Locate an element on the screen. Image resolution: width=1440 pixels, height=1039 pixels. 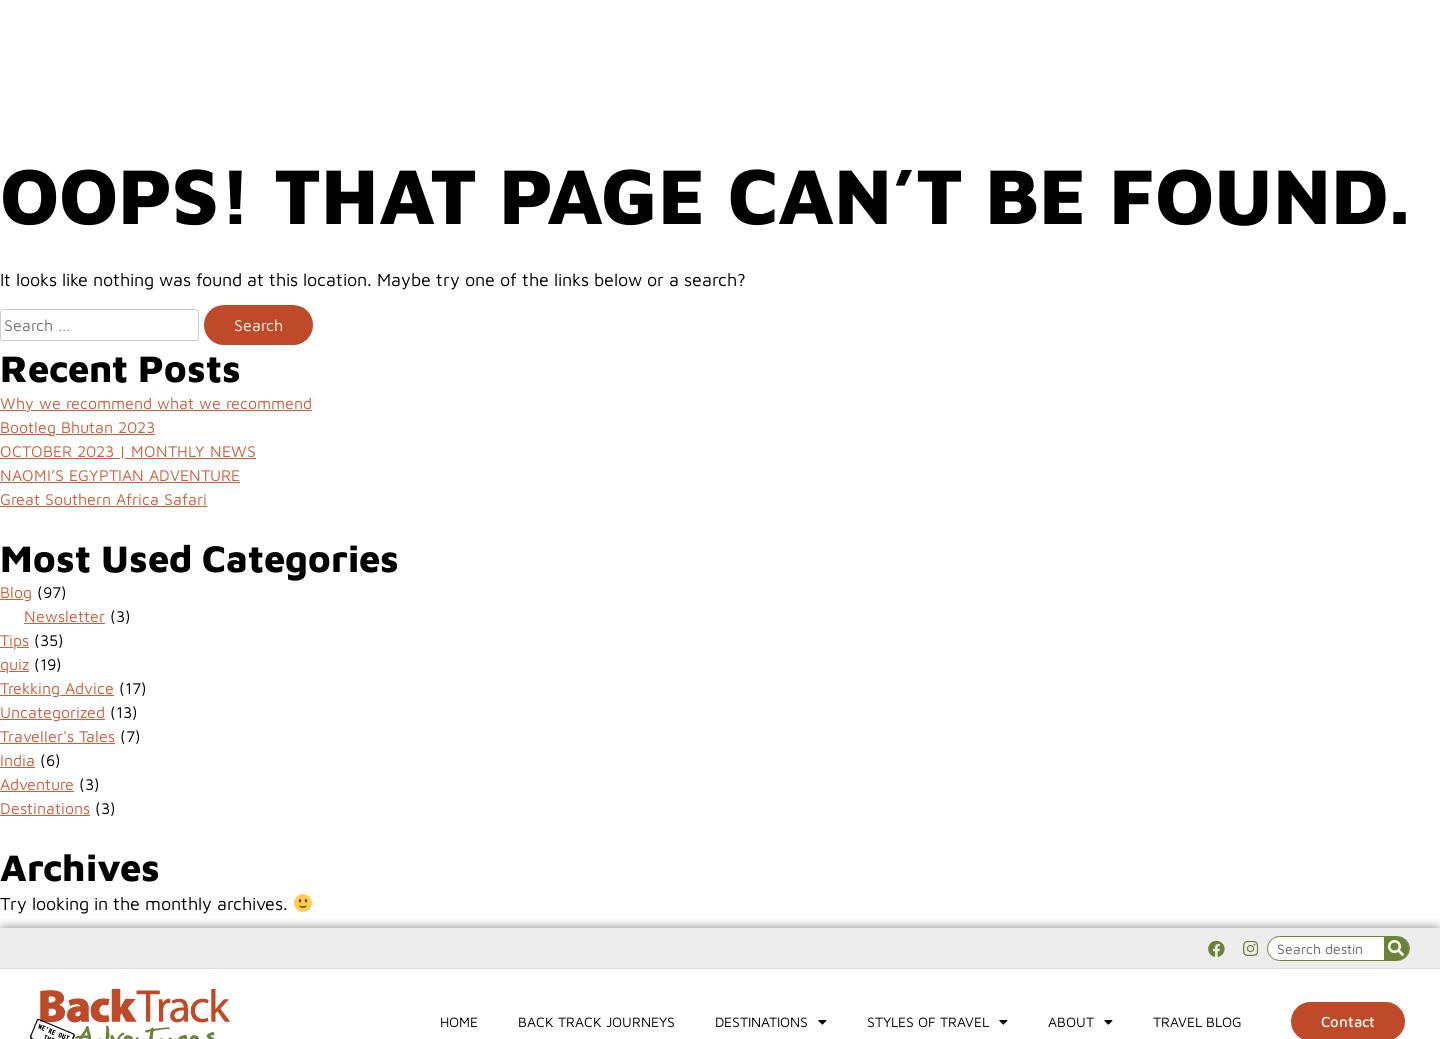
'sicily' is located at coordinates (55, 106).